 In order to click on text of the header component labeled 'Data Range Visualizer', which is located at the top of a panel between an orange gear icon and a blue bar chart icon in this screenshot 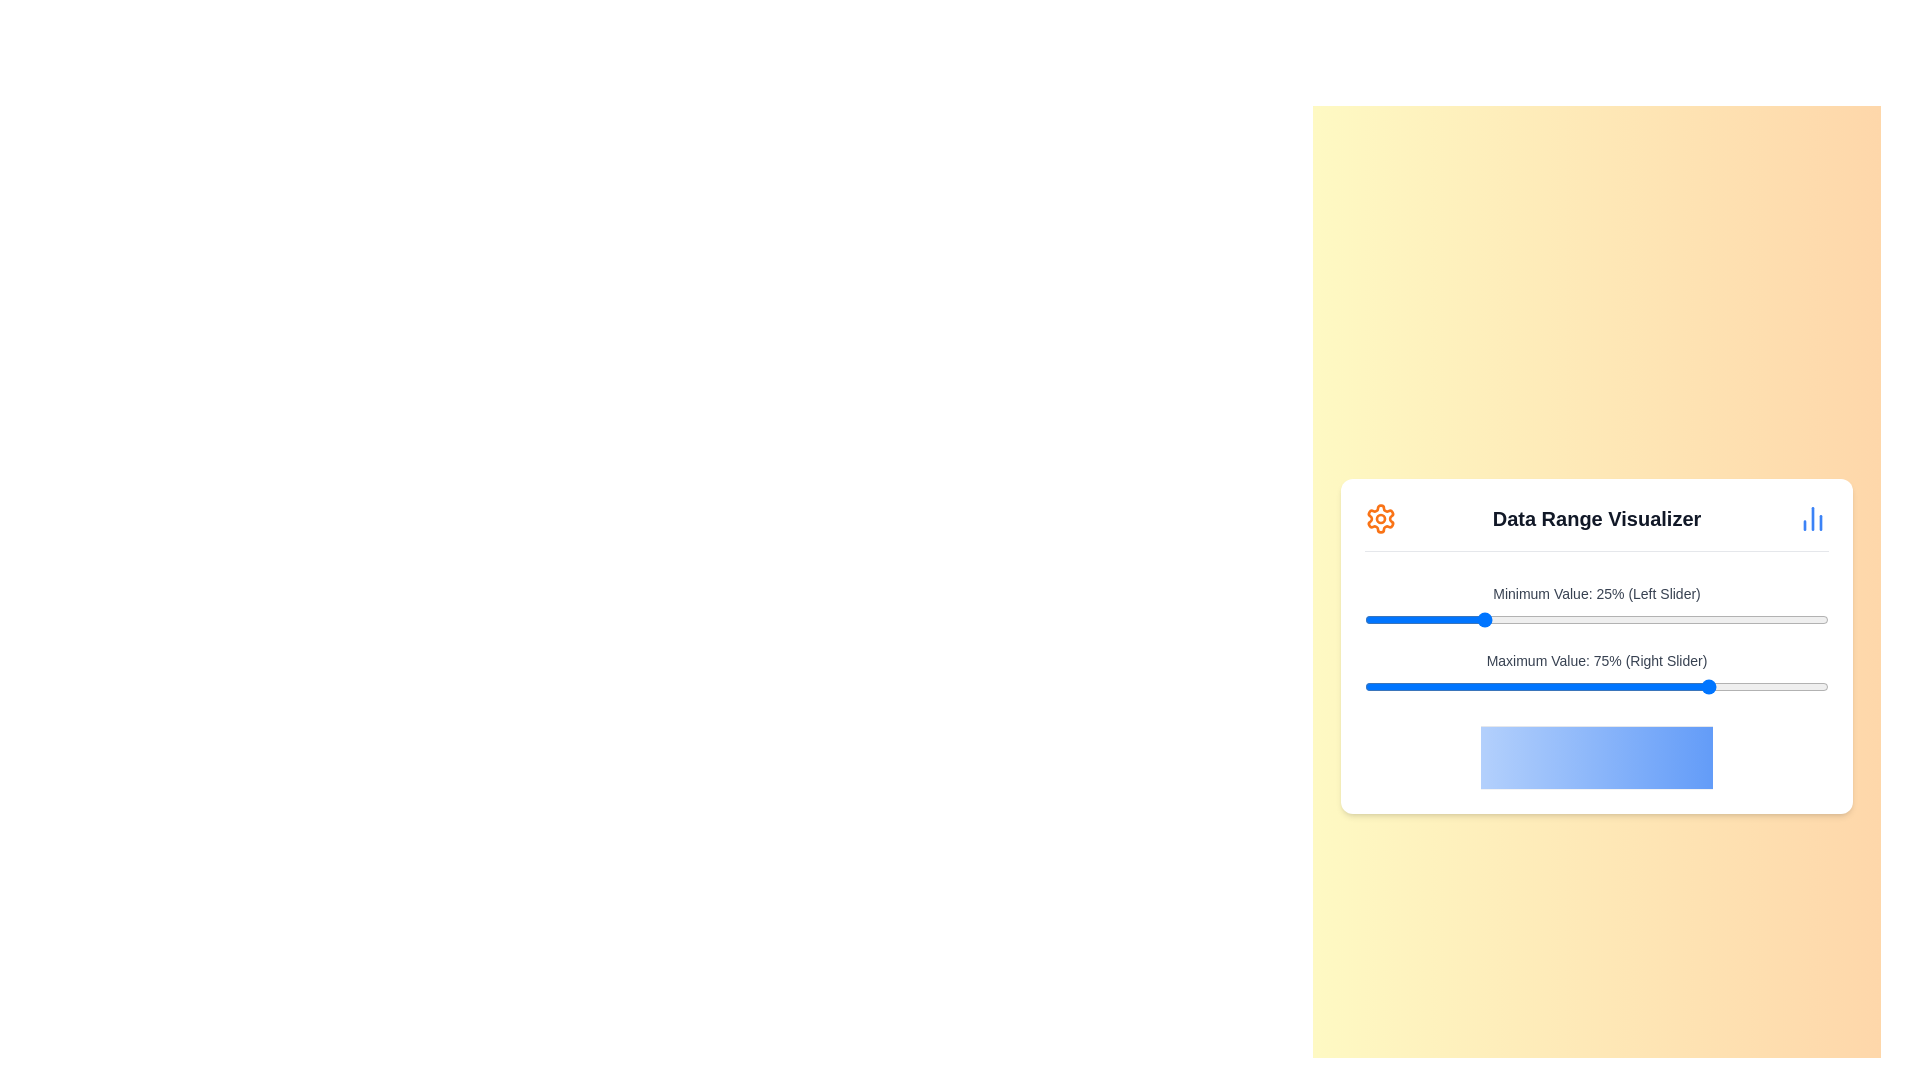, I will do `click(1596, 526)`.